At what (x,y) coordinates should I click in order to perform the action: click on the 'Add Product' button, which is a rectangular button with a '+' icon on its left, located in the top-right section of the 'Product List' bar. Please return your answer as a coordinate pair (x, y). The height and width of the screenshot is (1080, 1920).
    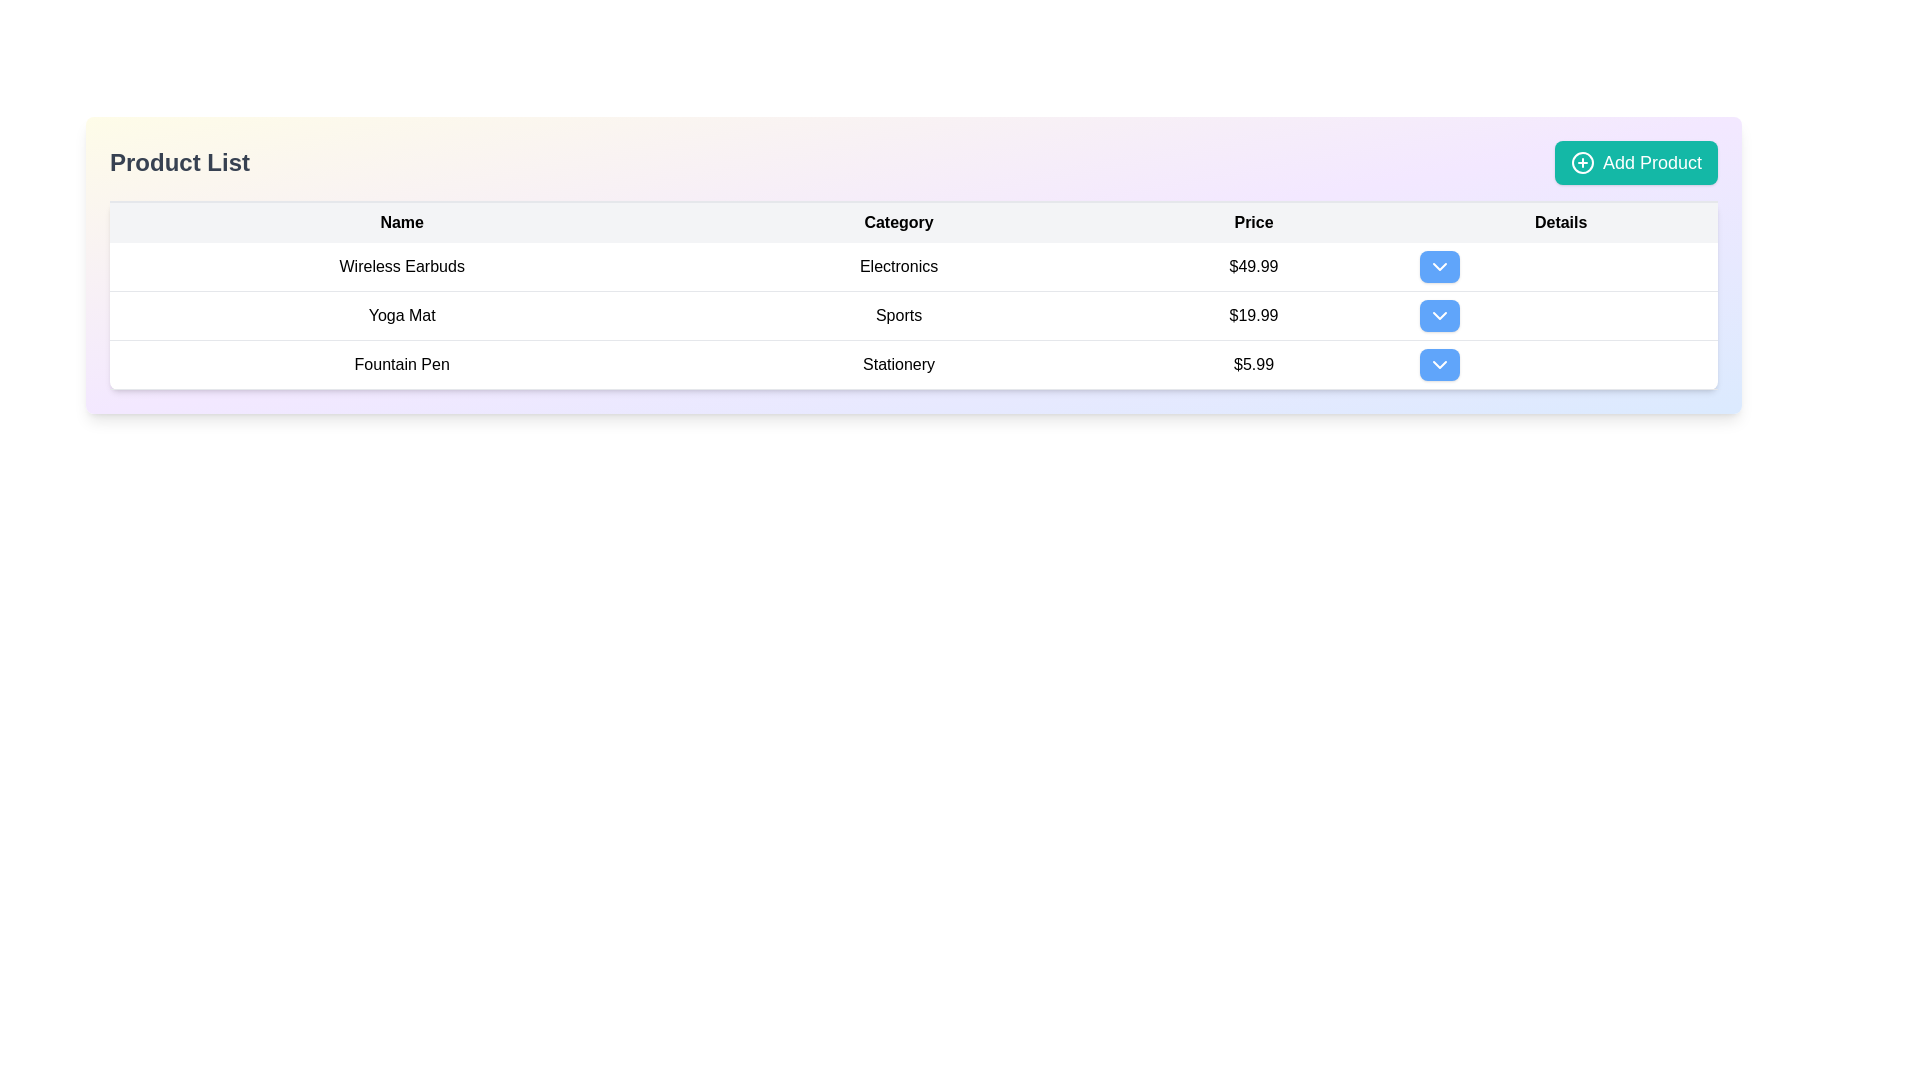
    Looking at the image, I should click on (1636, 161).